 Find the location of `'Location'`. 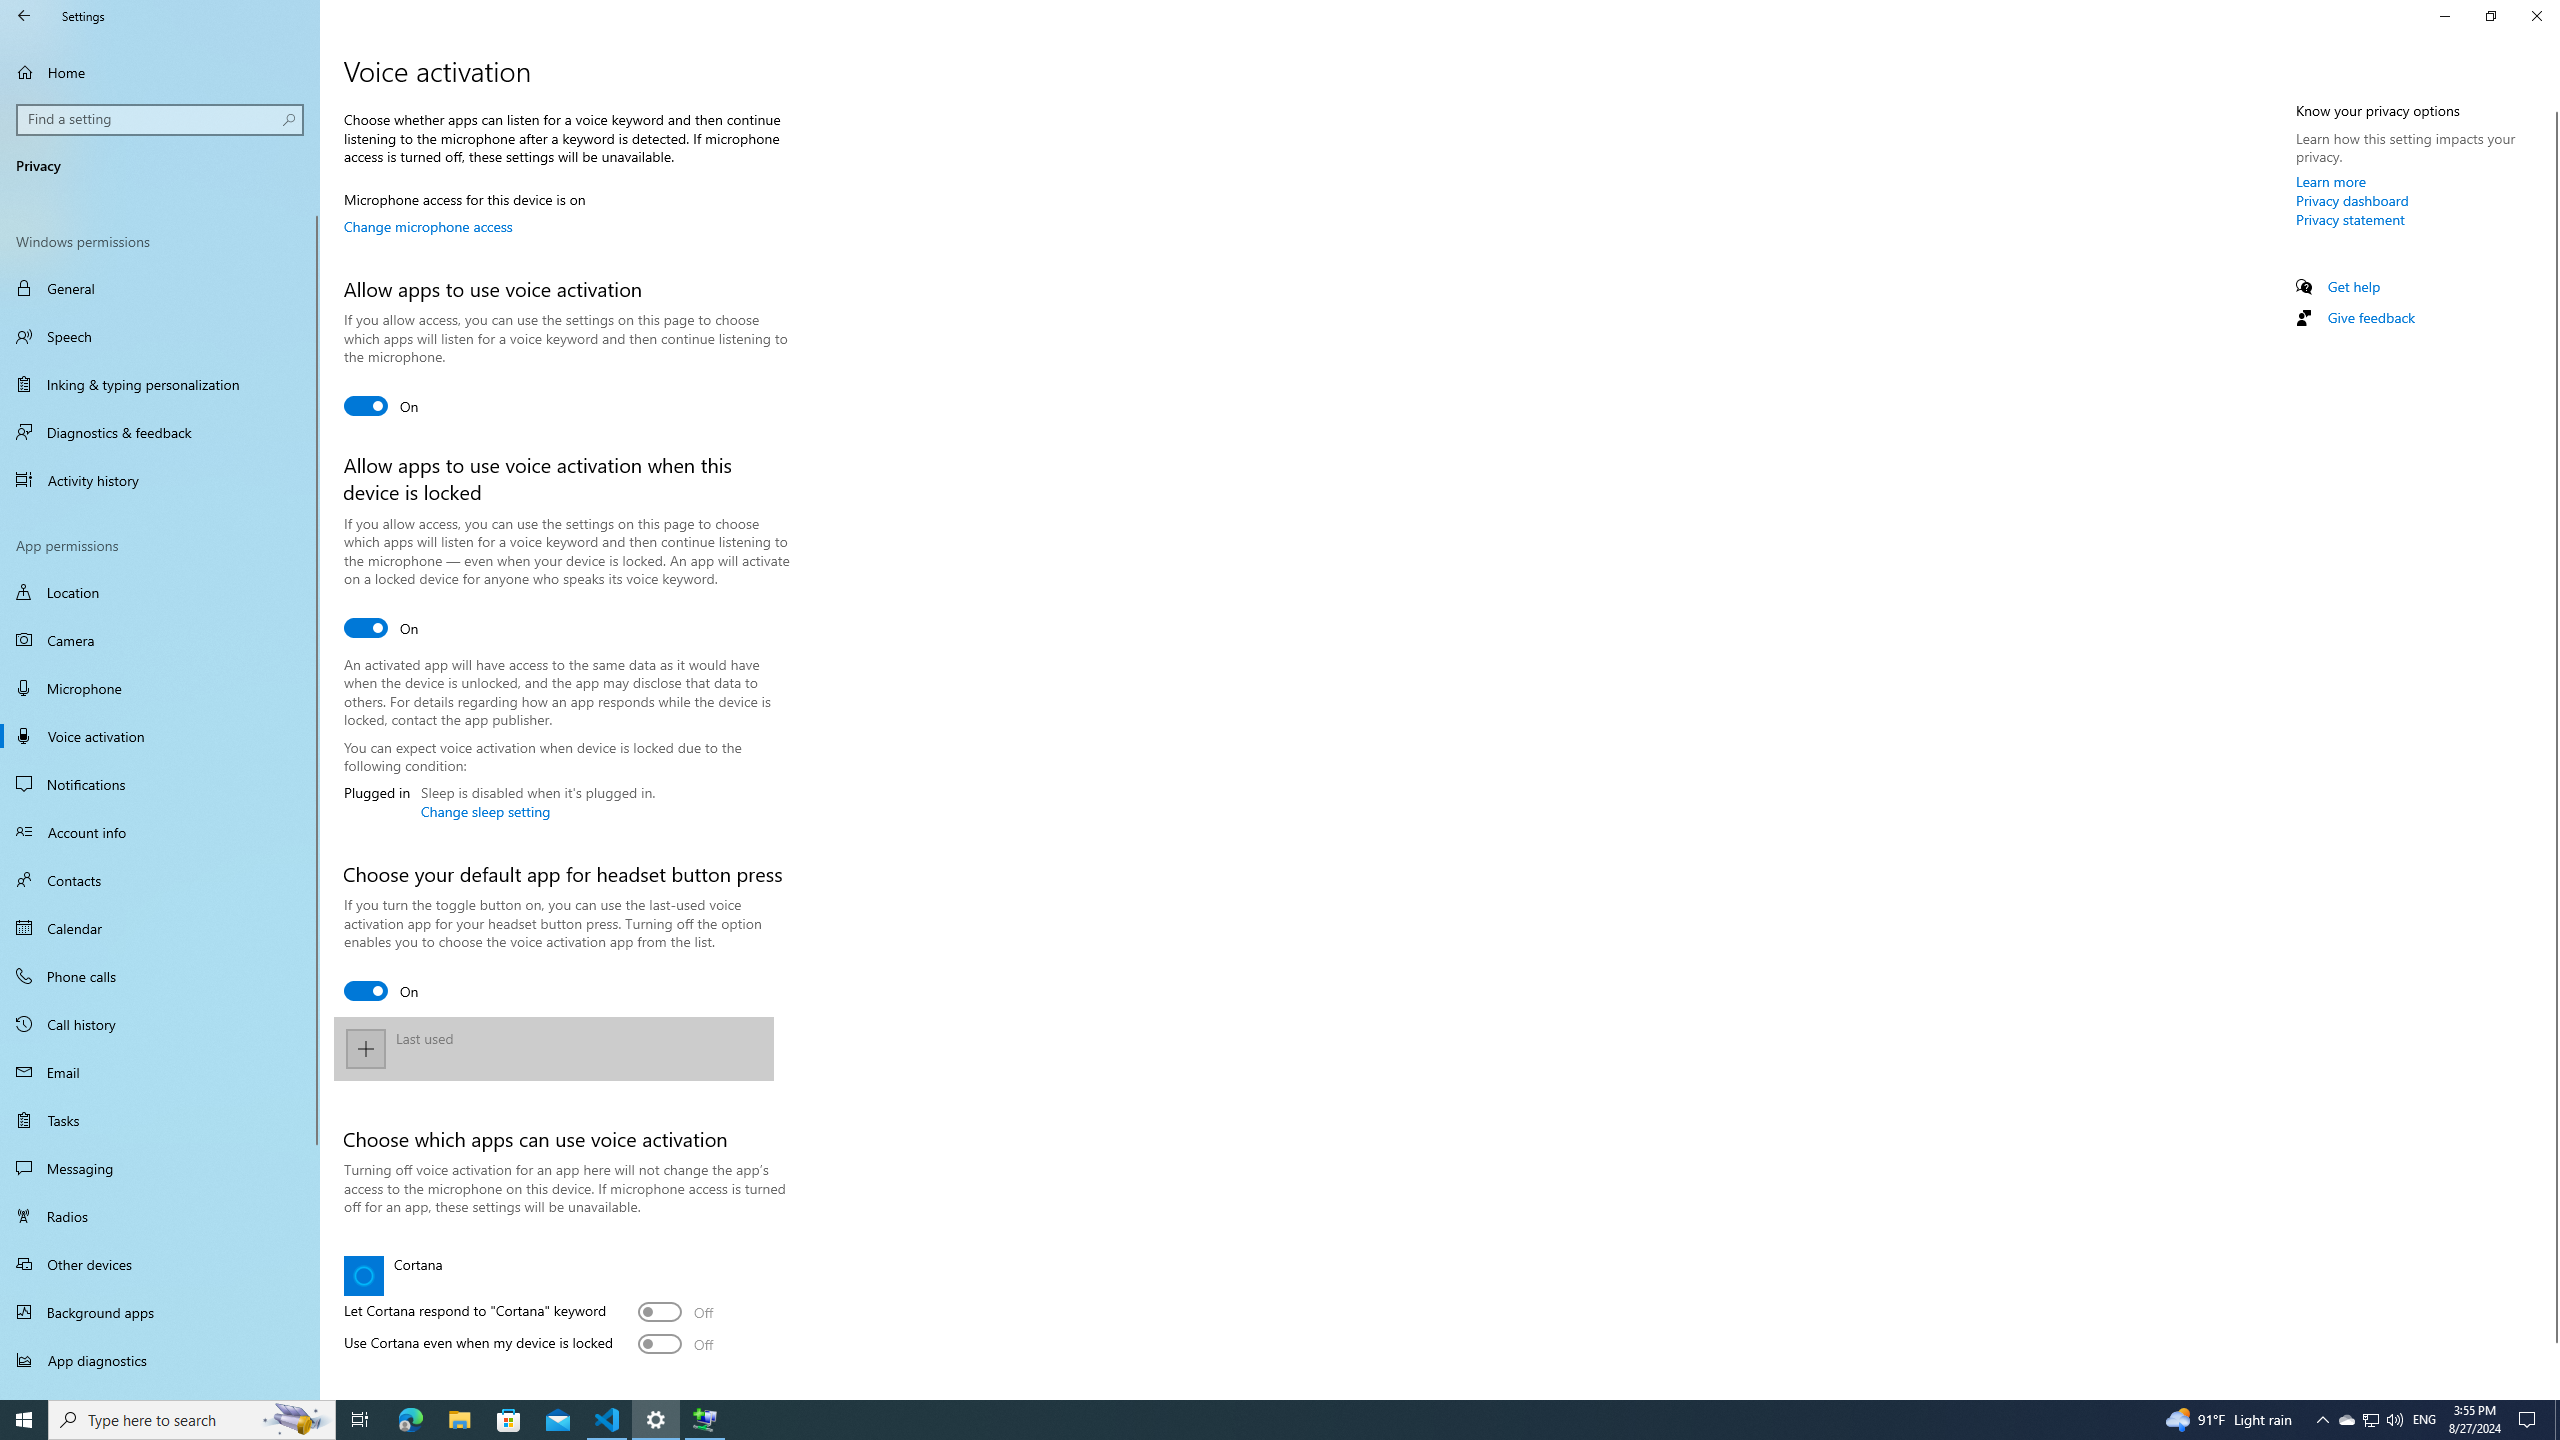

'Location' is located at coordinates (159, 590).